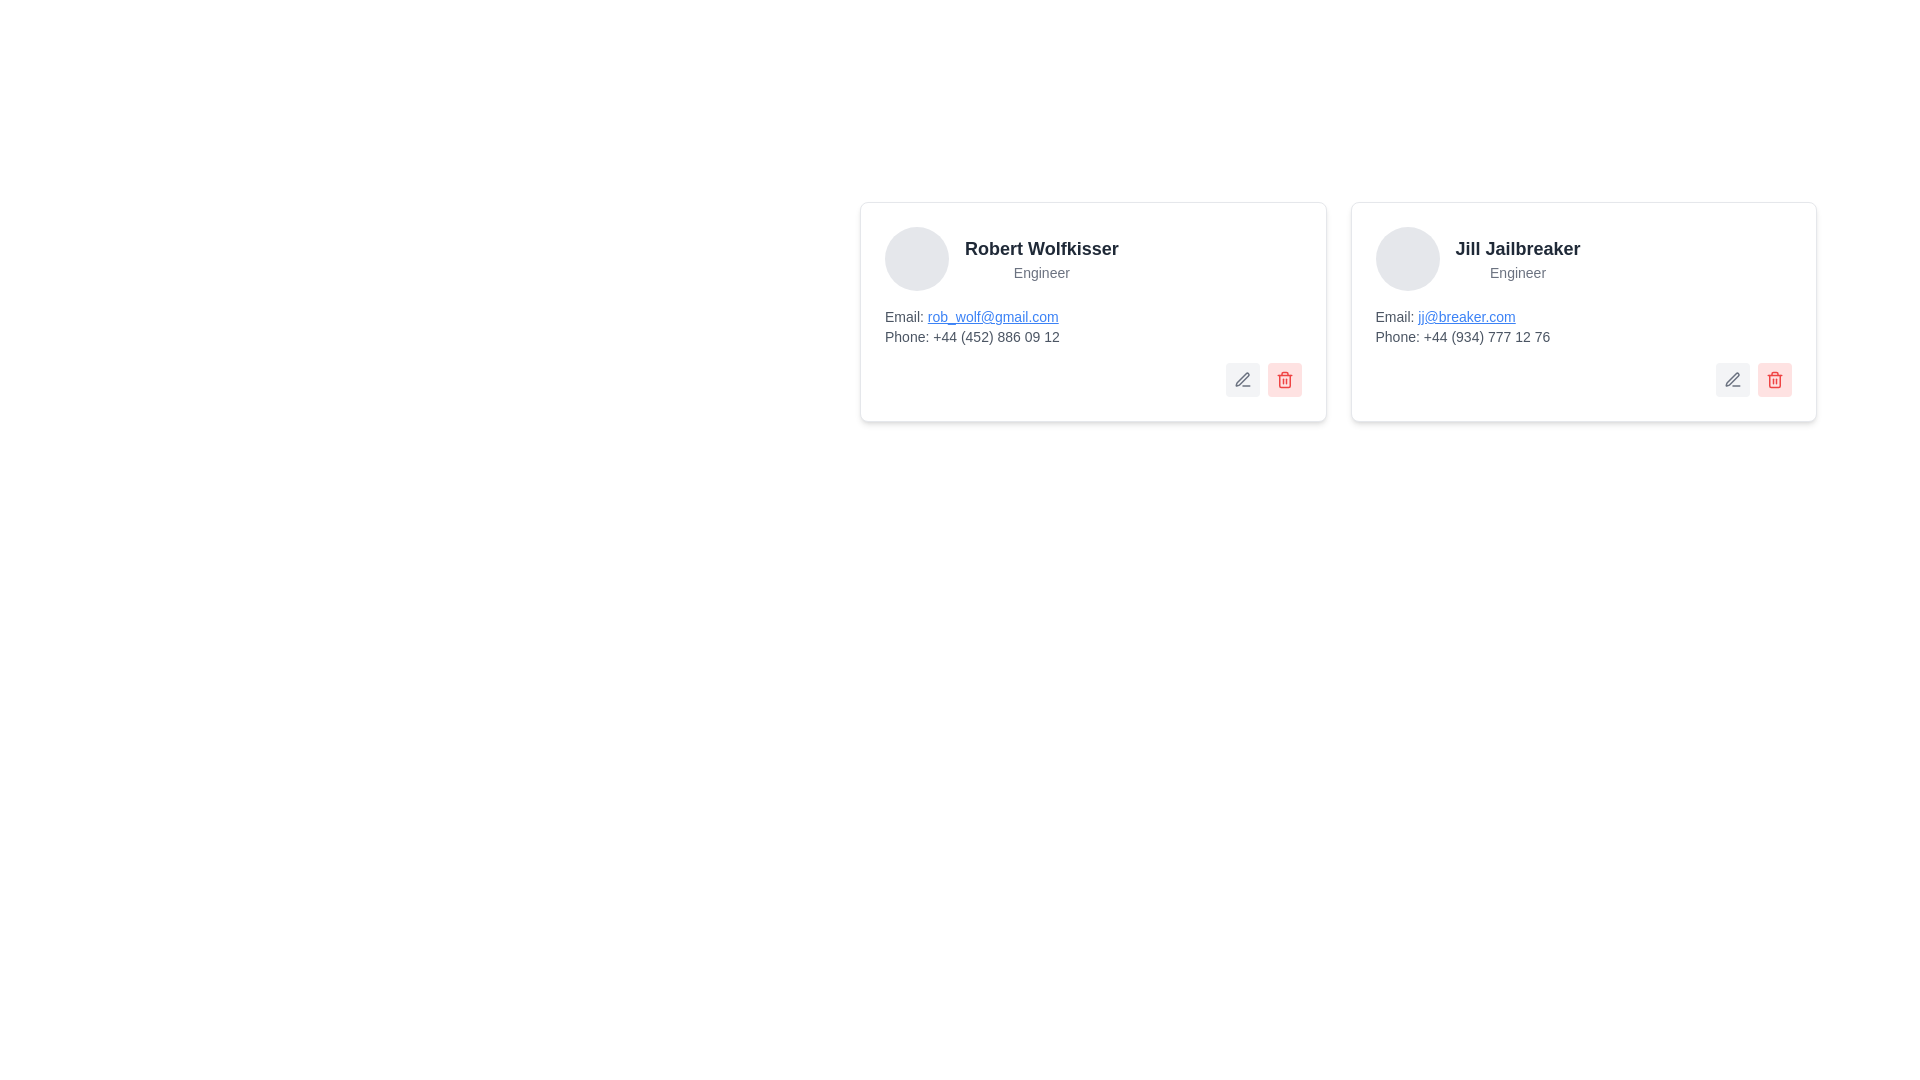  I want to click on the edit button with a pen icon located at the bottom right corner of Robert Wolfkisser's user card, so click(1241, 380).